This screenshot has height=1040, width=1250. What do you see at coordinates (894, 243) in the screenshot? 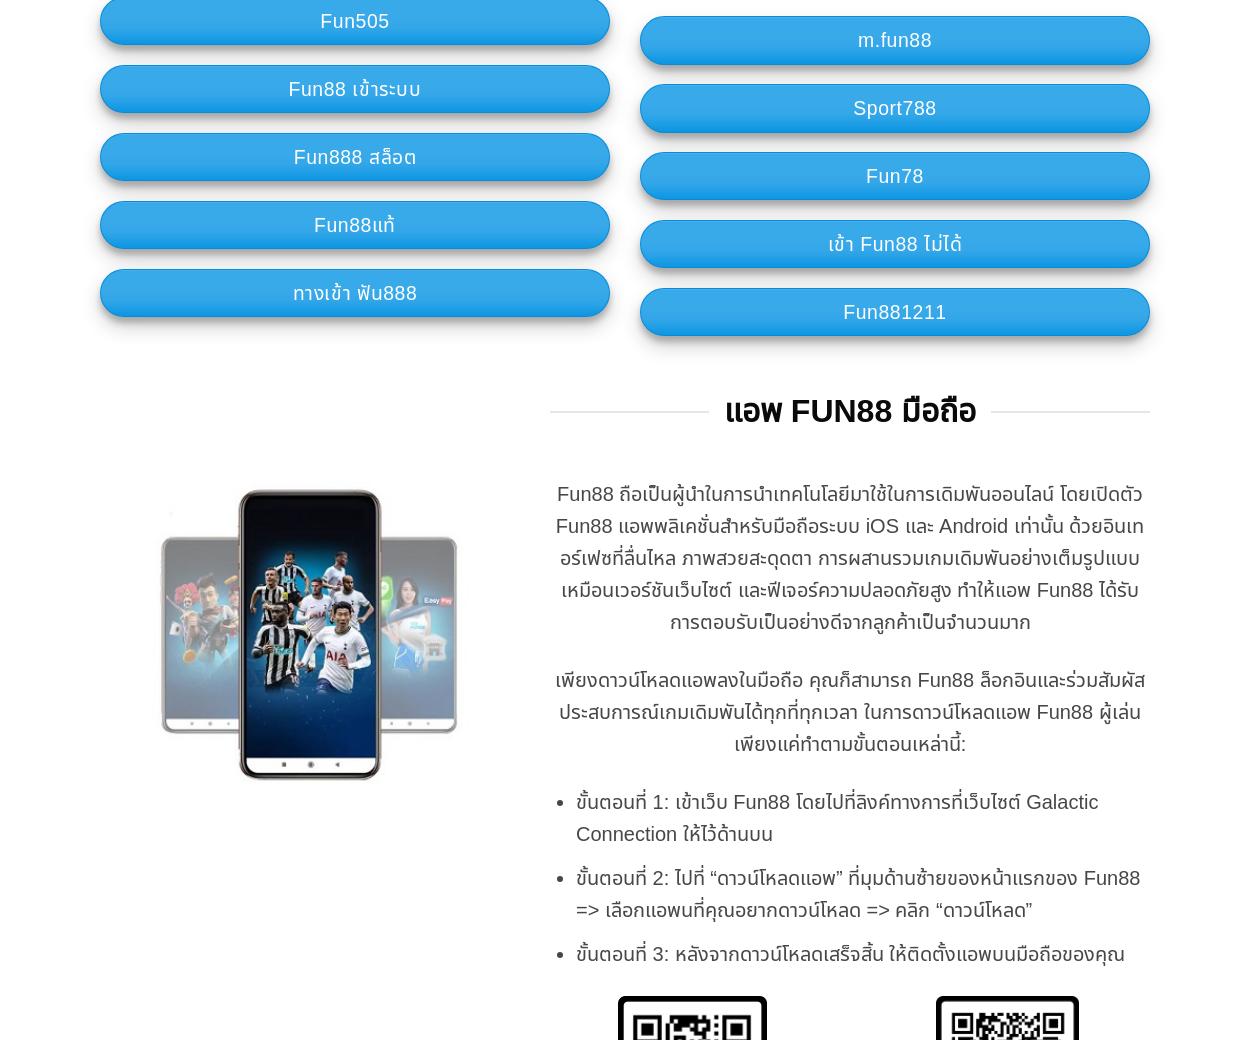
I see `'เข้า Fun88 ไม่ได้'` at bounding box center [894, 243].